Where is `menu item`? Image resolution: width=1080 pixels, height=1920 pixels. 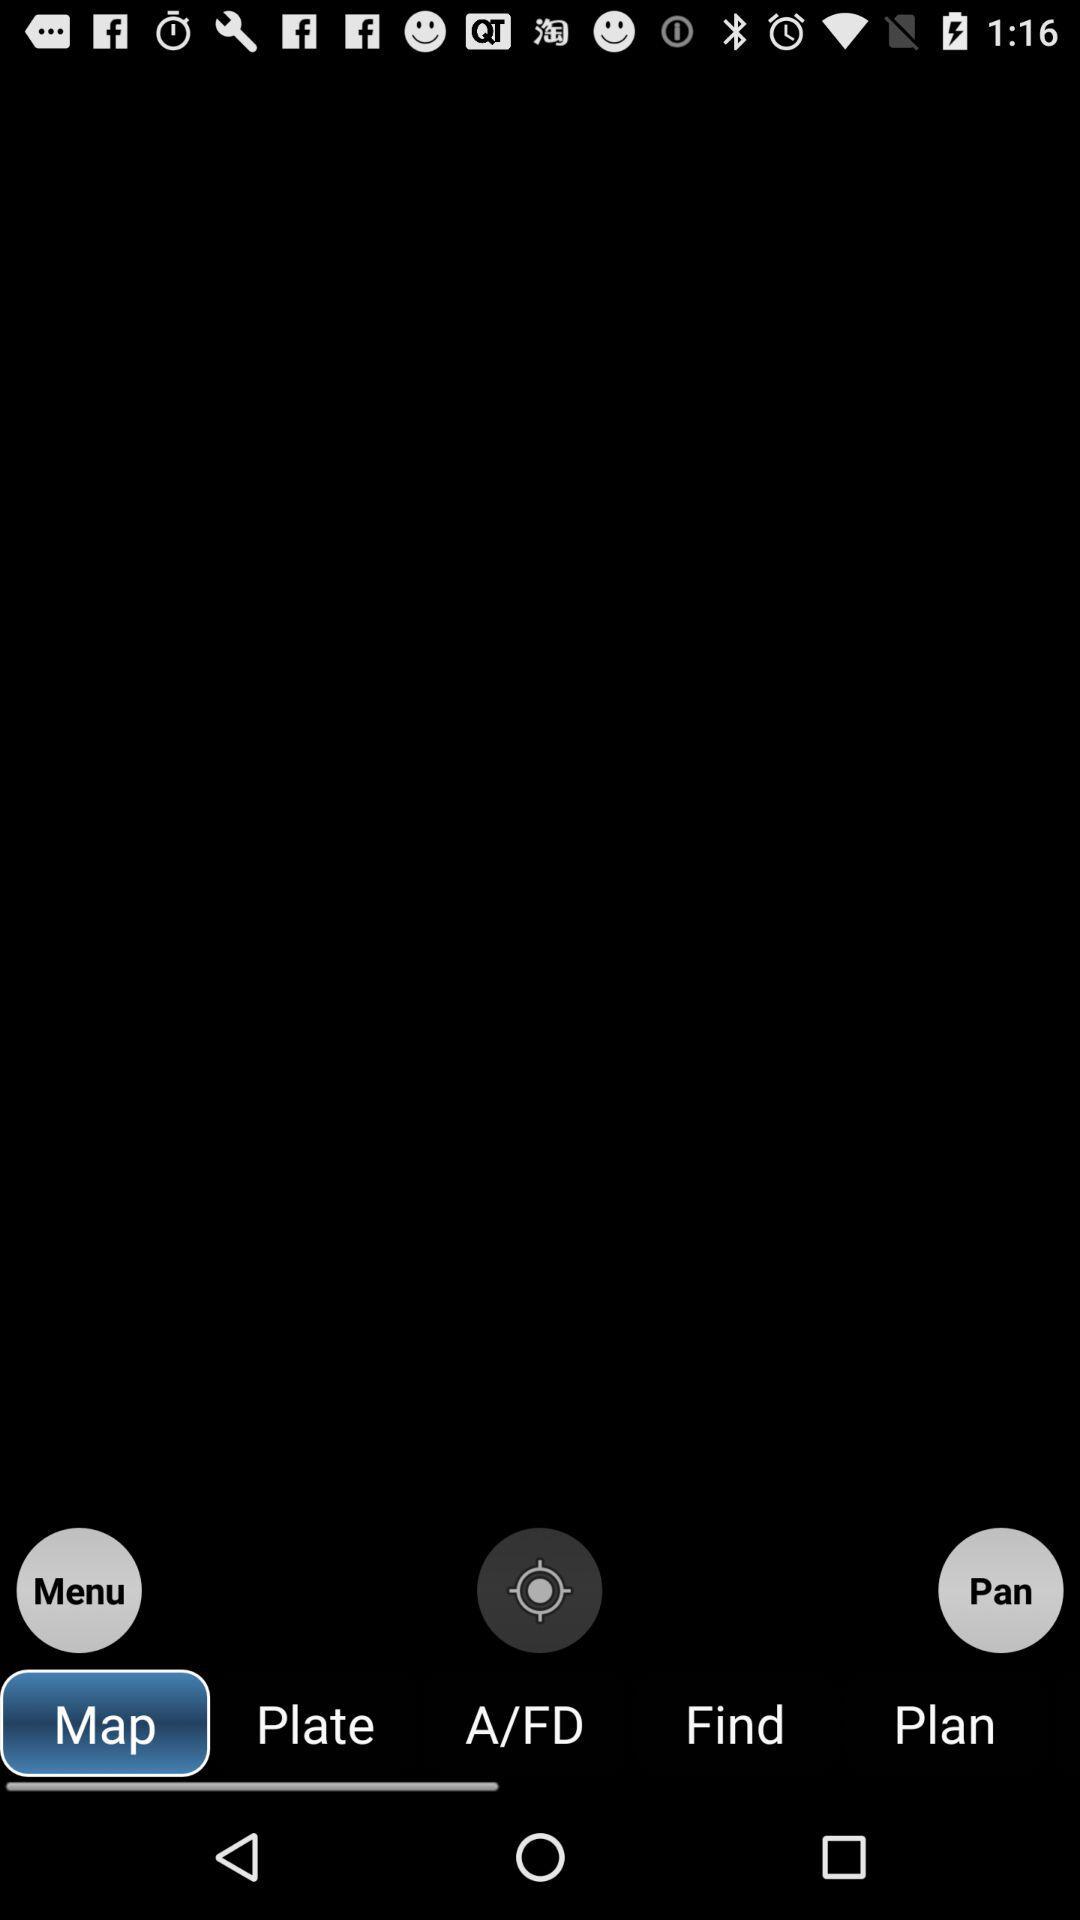
menu item is located at coordinates (78, 1589).